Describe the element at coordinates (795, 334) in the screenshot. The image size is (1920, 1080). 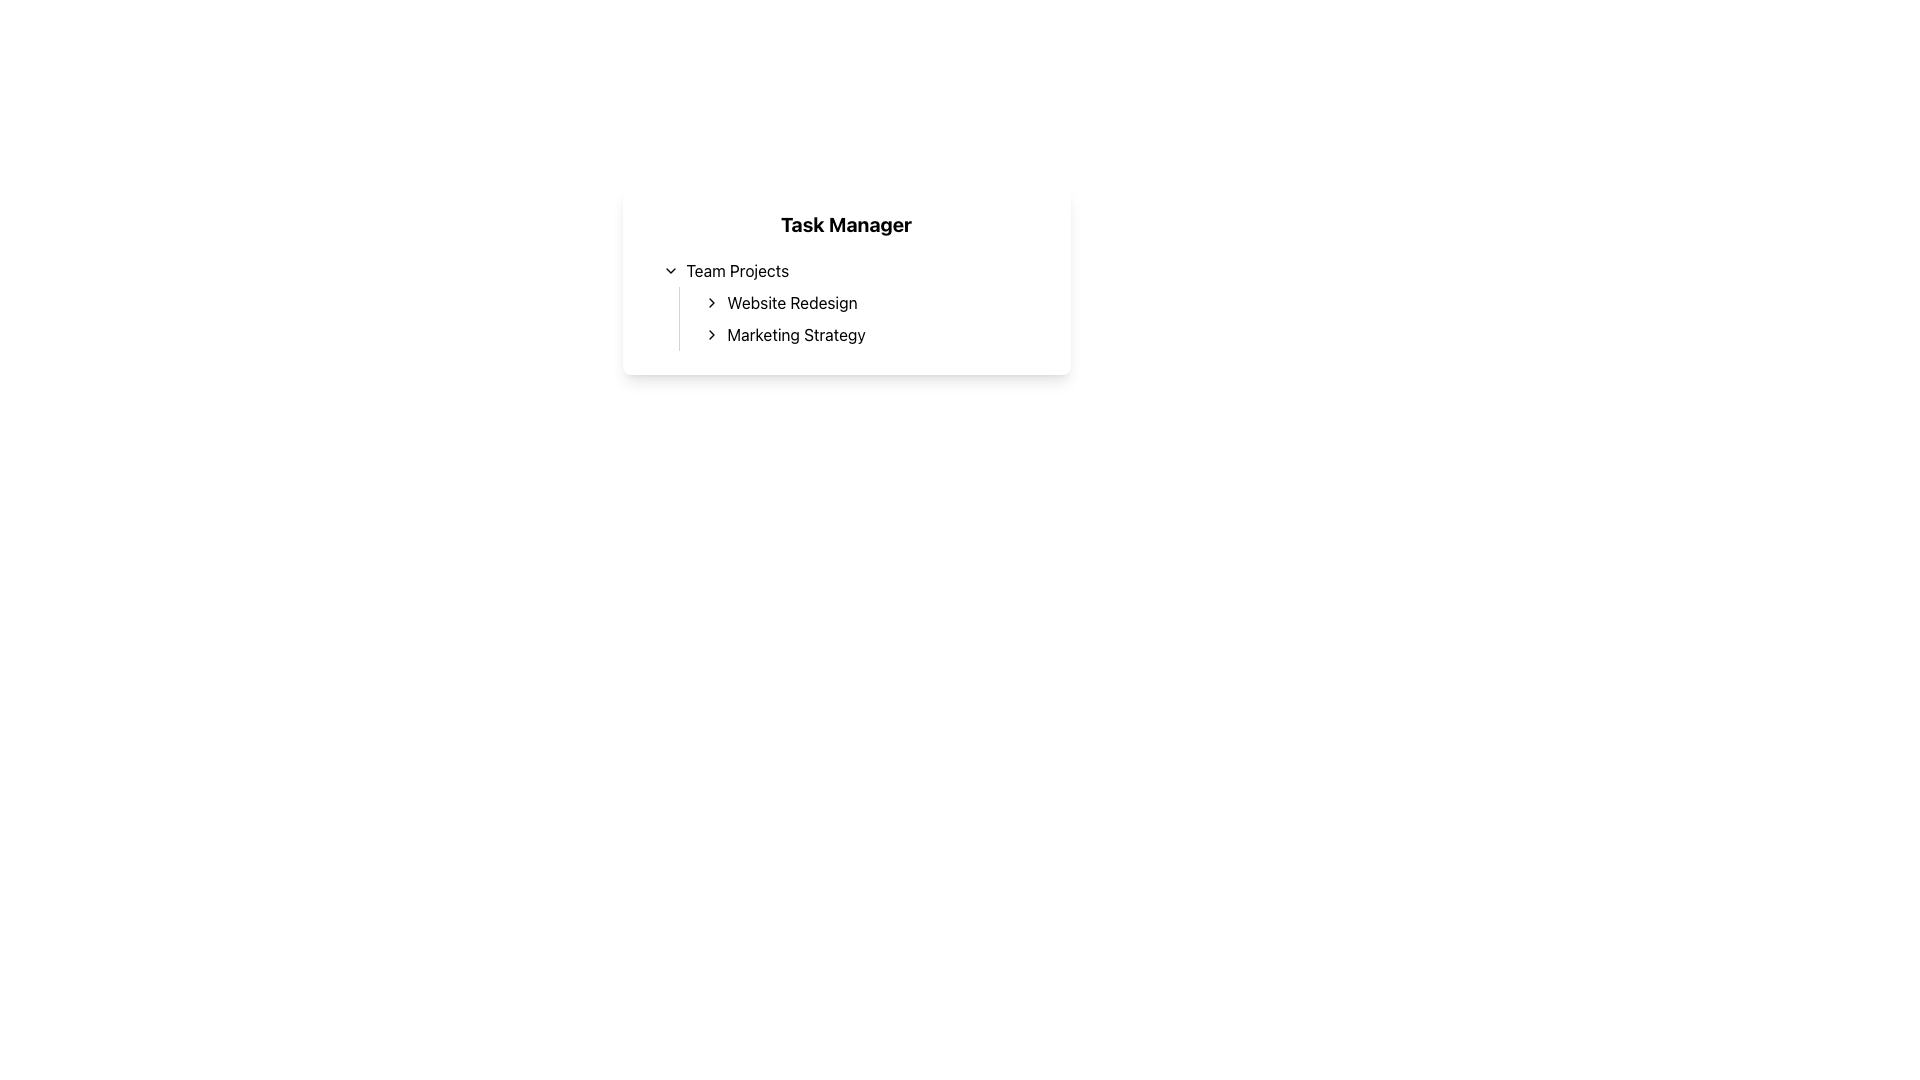
I see `the 'Marketing Strategy' text label located under the 'Team Projects' section in the 'Task Manager' header` at that location.